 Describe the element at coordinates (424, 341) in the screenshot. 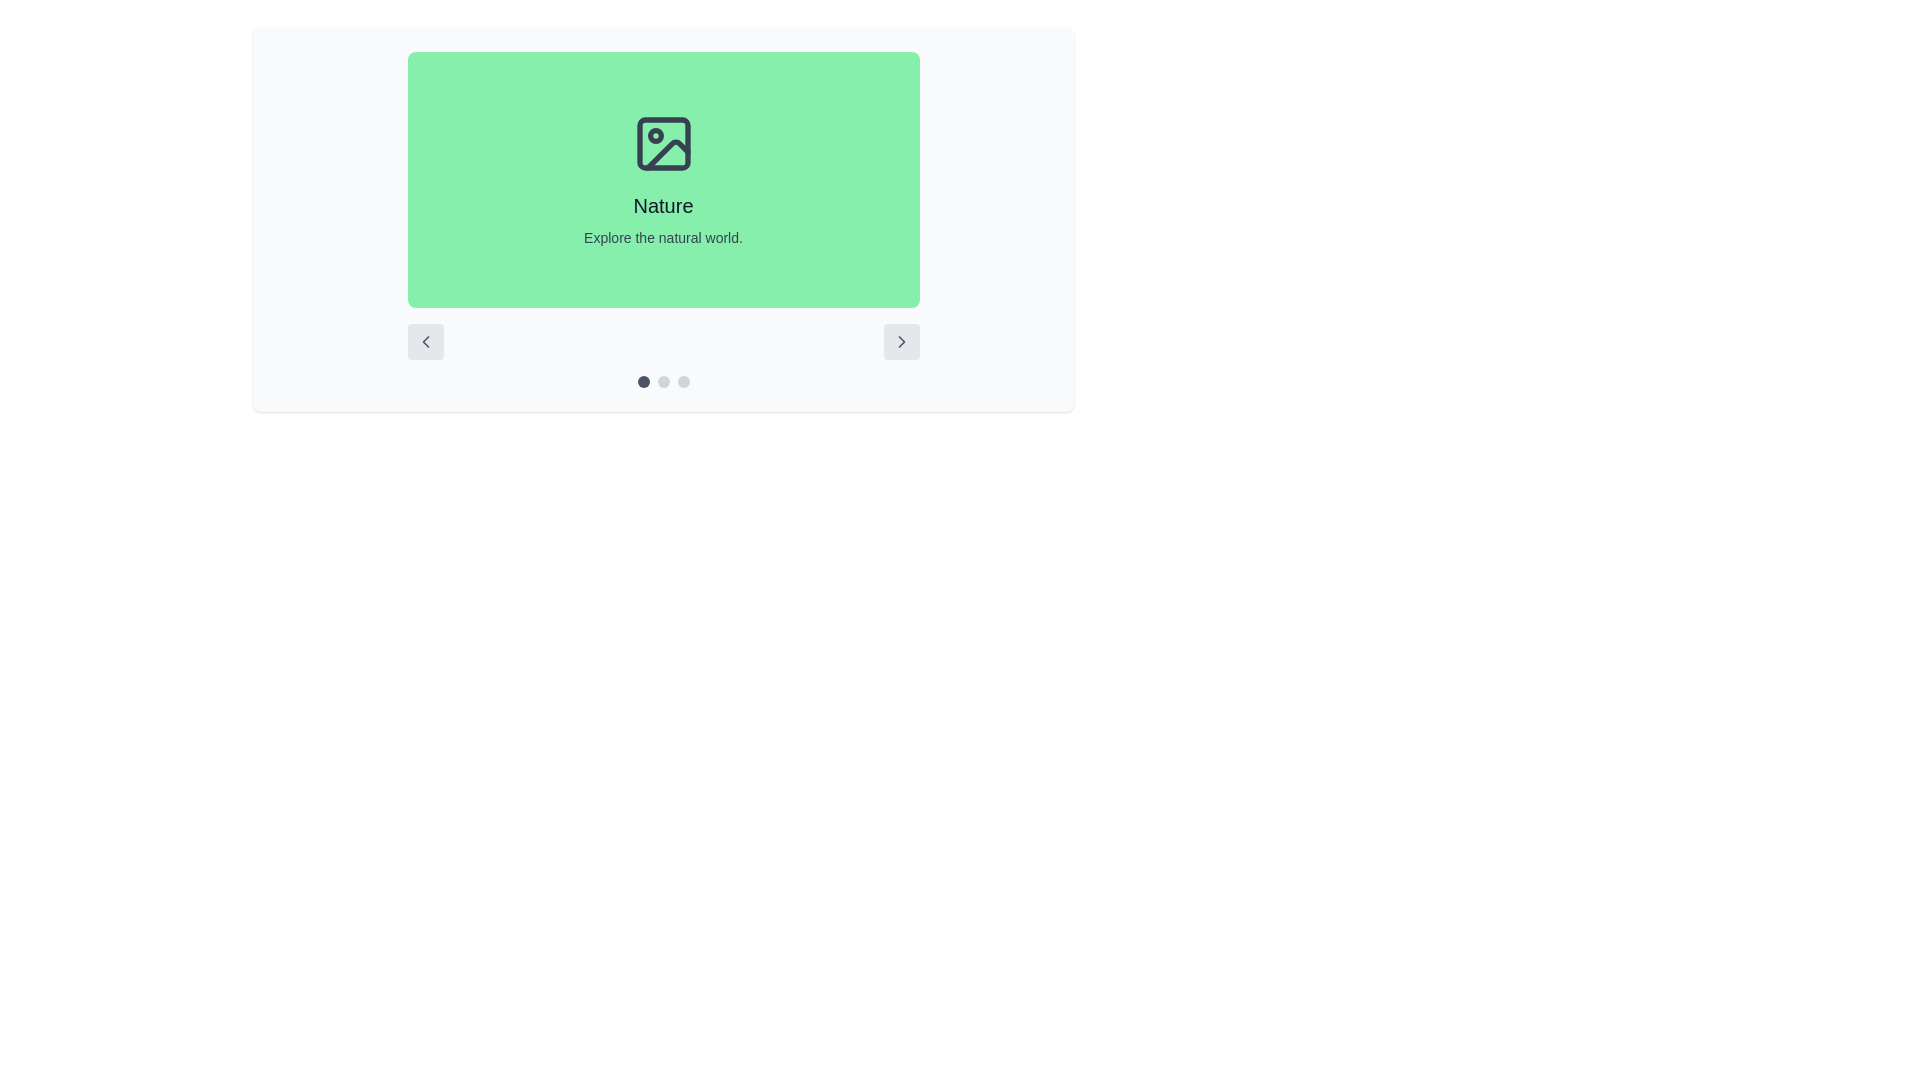

I see `the left-chevron arrow icon used for navigating to the previous item in the carousel` at that location.